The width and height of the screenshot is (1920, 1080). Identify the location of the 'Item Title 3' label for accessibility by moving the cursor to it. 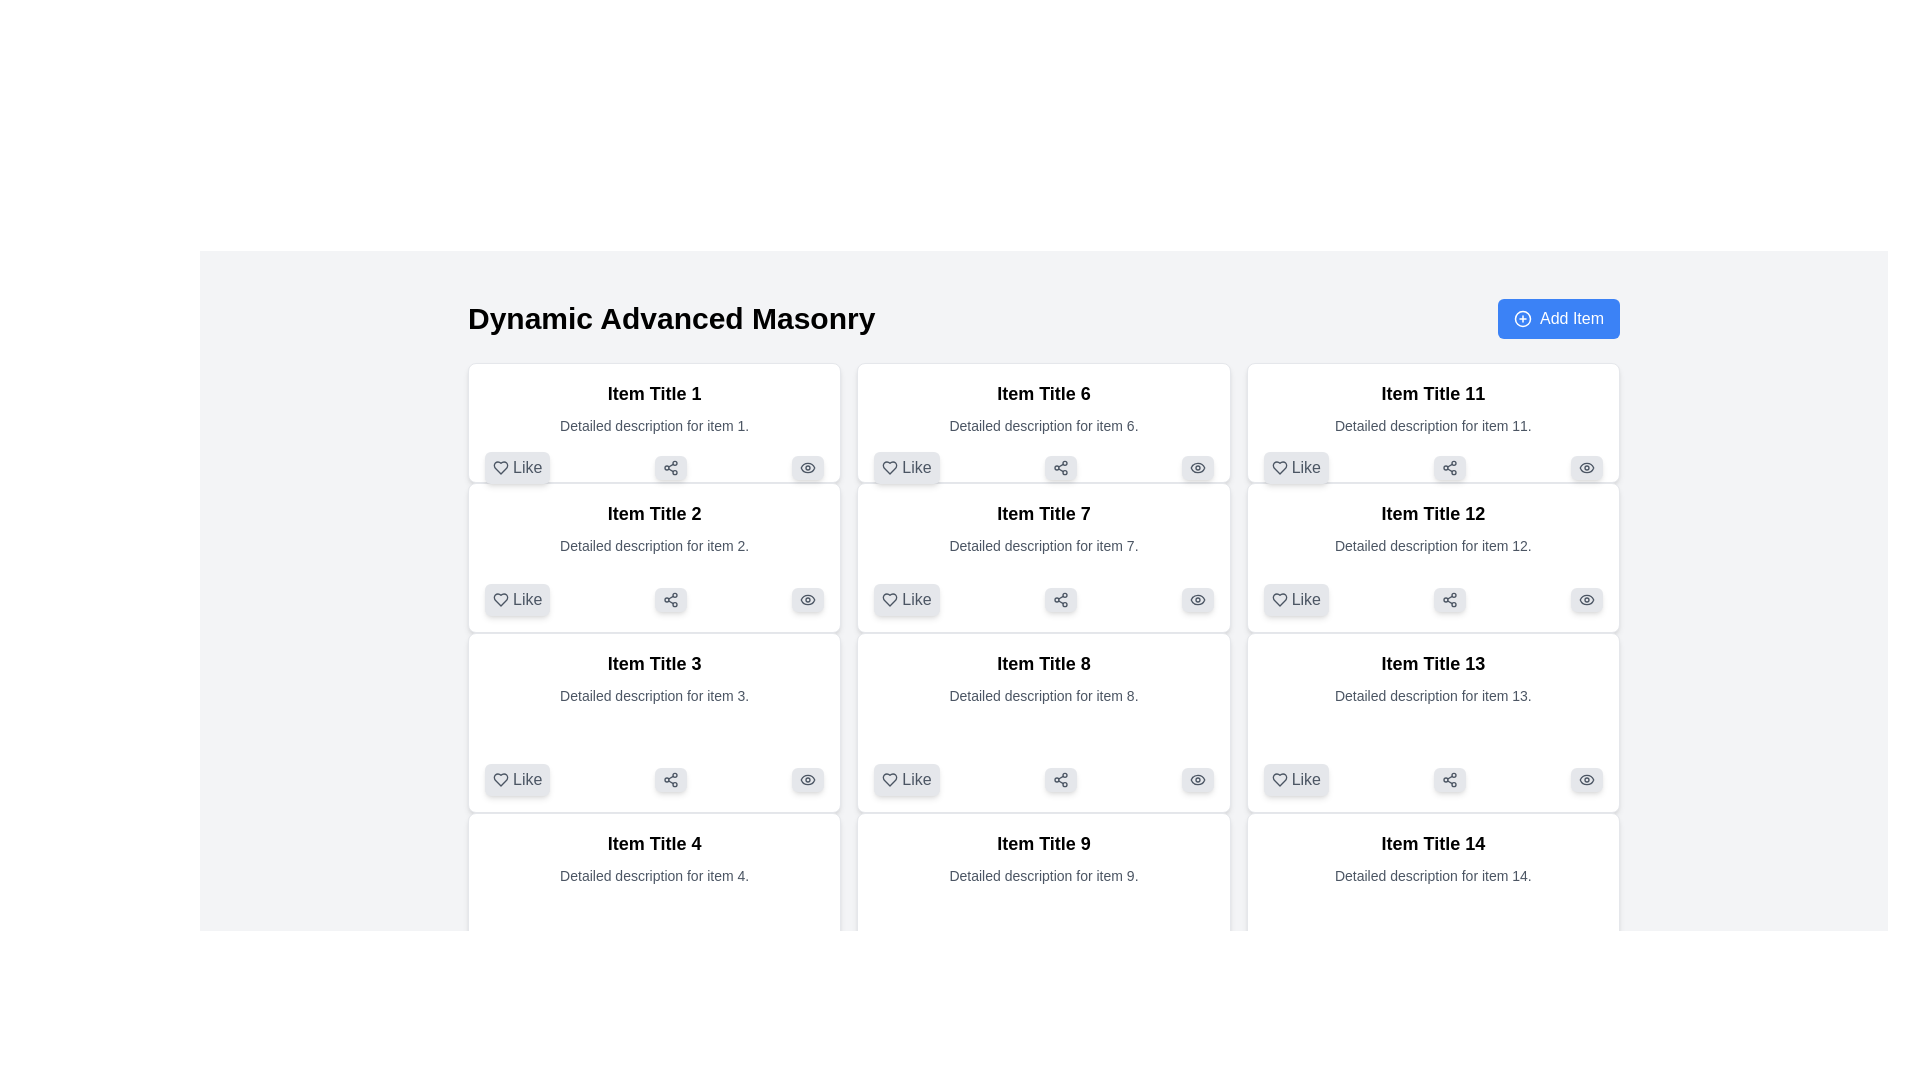
(654, 663).